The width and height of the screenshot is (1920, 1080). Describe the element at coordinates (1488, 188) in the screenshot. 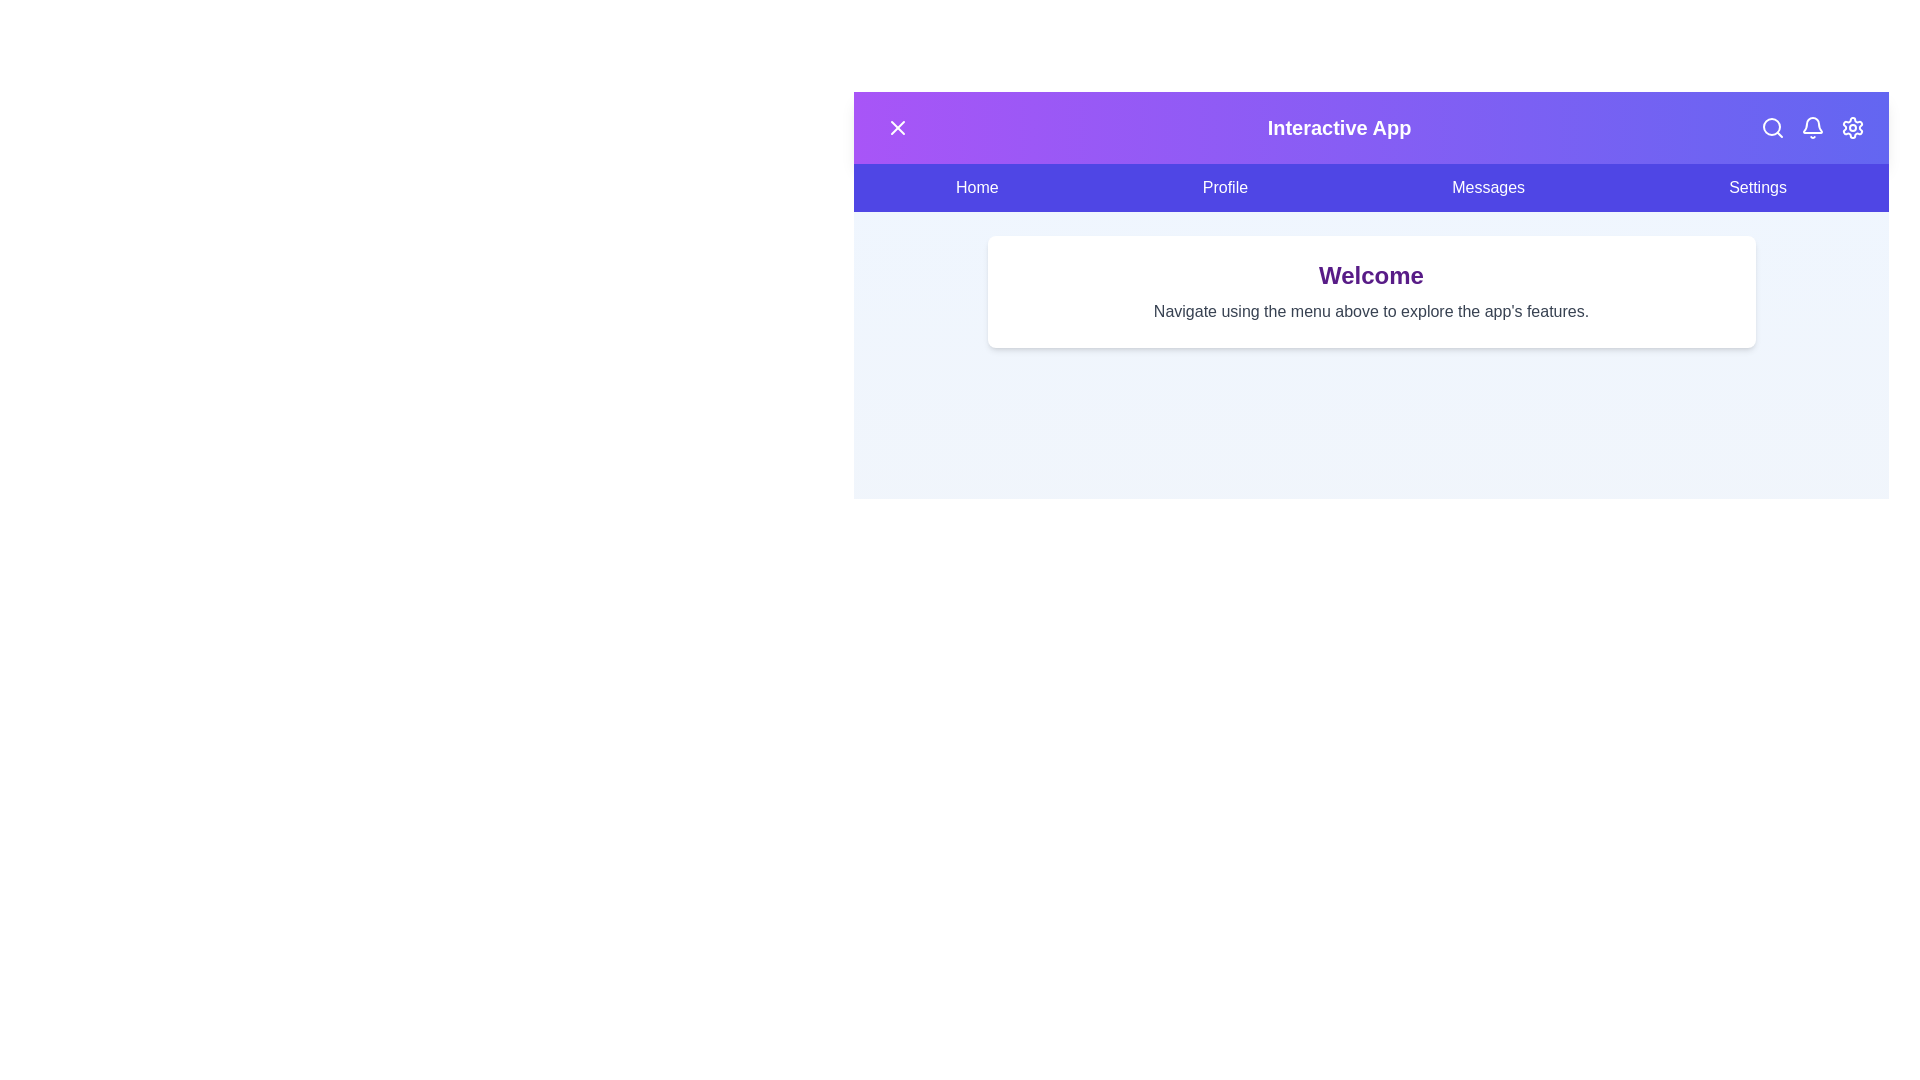

I see `the Messages menu item to navigate to the respective section` at that location.